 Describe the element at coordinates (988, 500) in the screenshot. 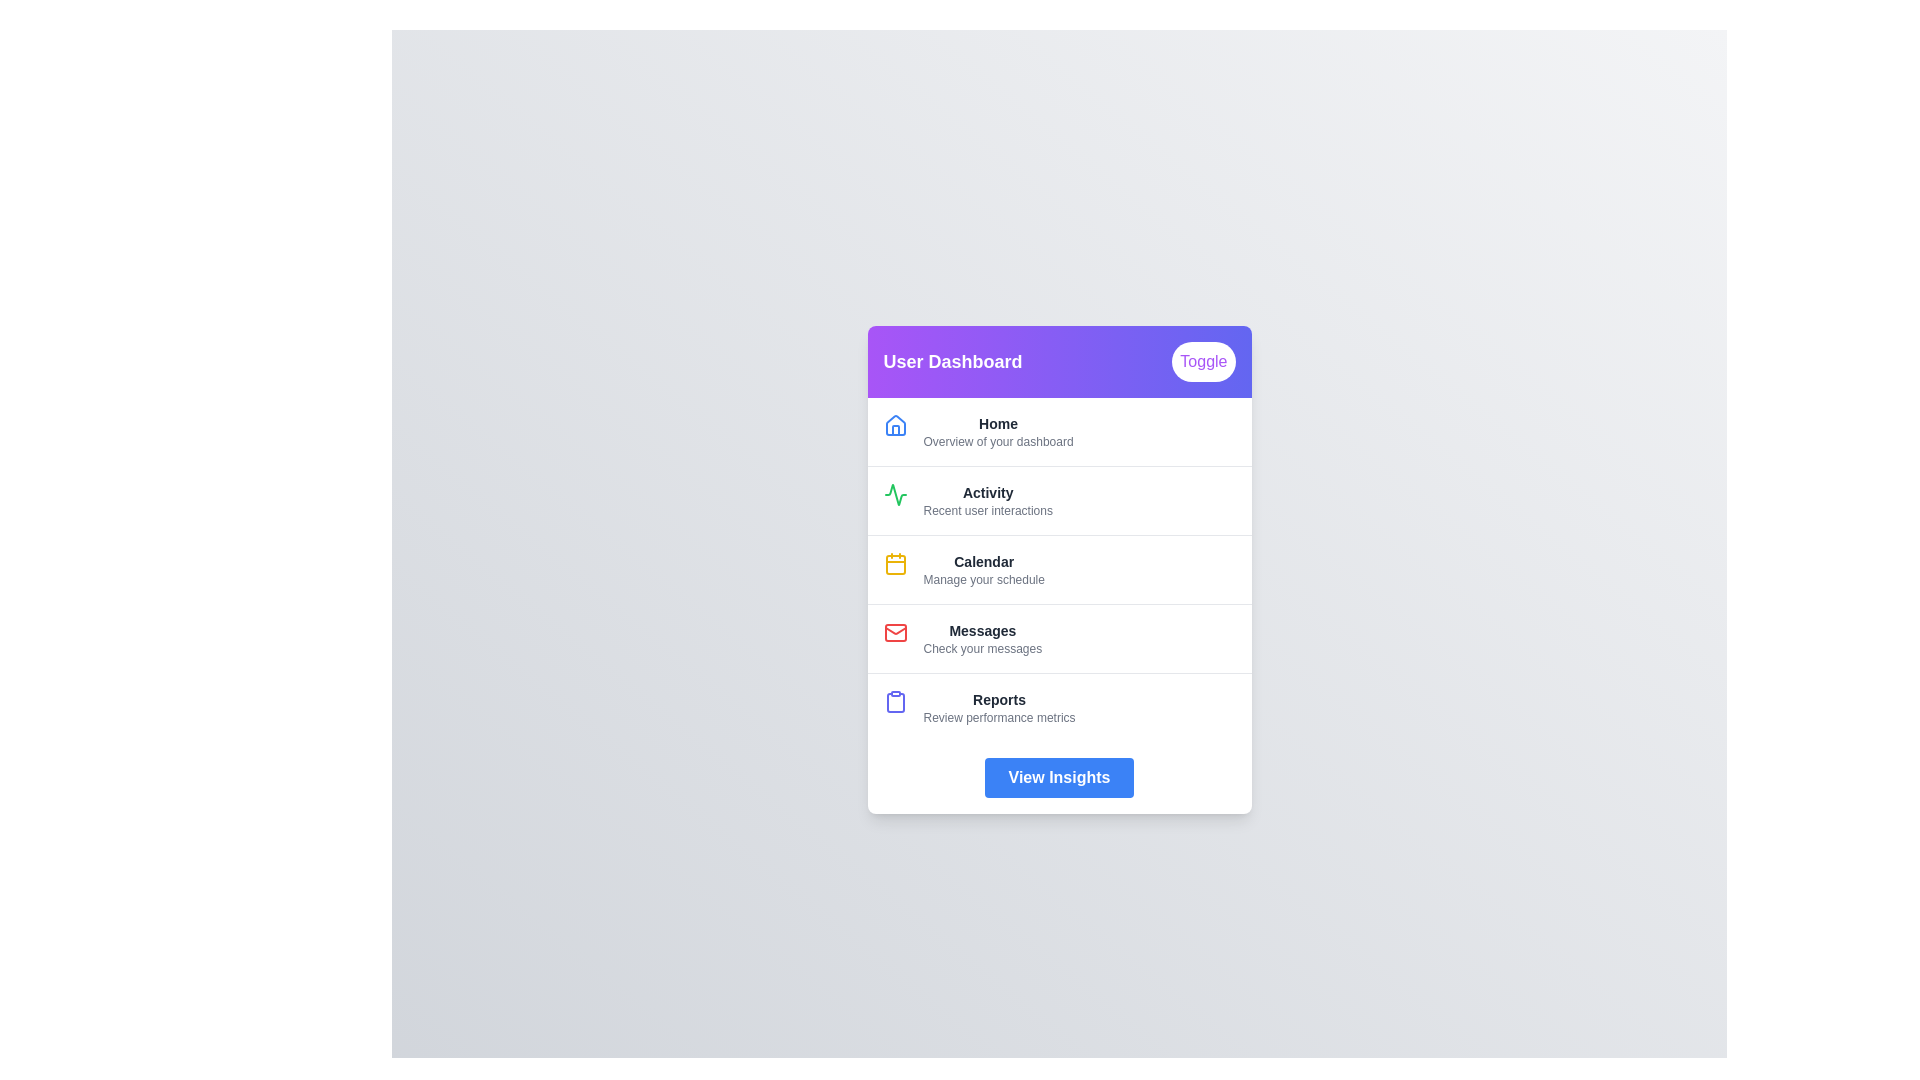

I see `the menu item corresponding to Activity` at that location.